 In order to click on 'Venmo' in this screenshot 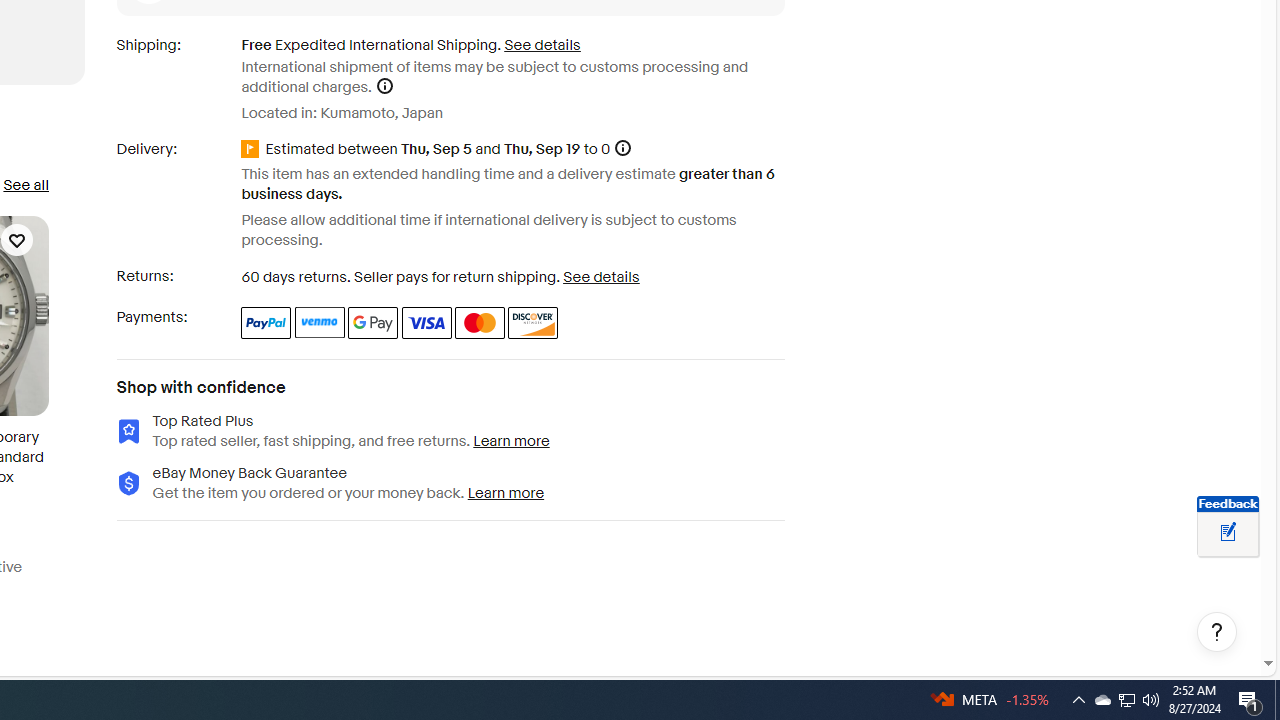, I will do `click(320, 321)`.